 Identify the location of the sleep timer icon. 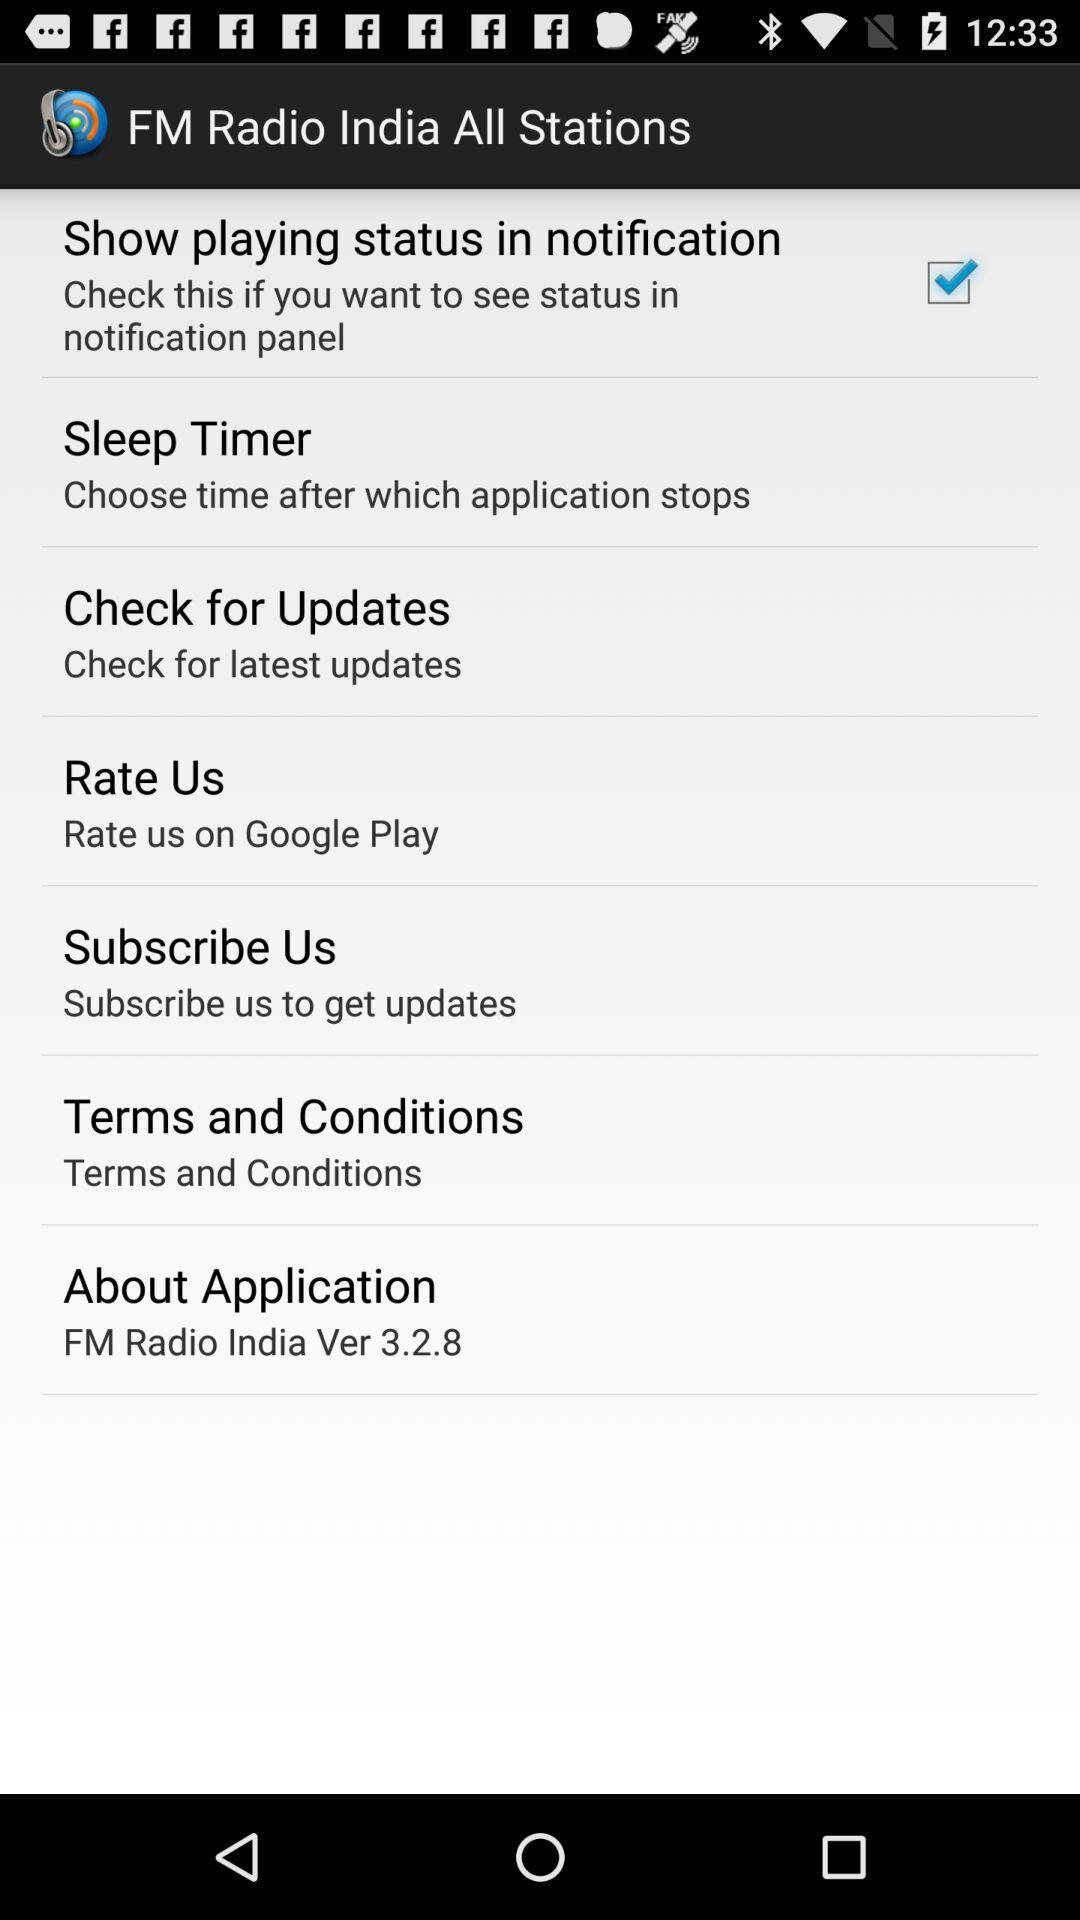
(187, 435).